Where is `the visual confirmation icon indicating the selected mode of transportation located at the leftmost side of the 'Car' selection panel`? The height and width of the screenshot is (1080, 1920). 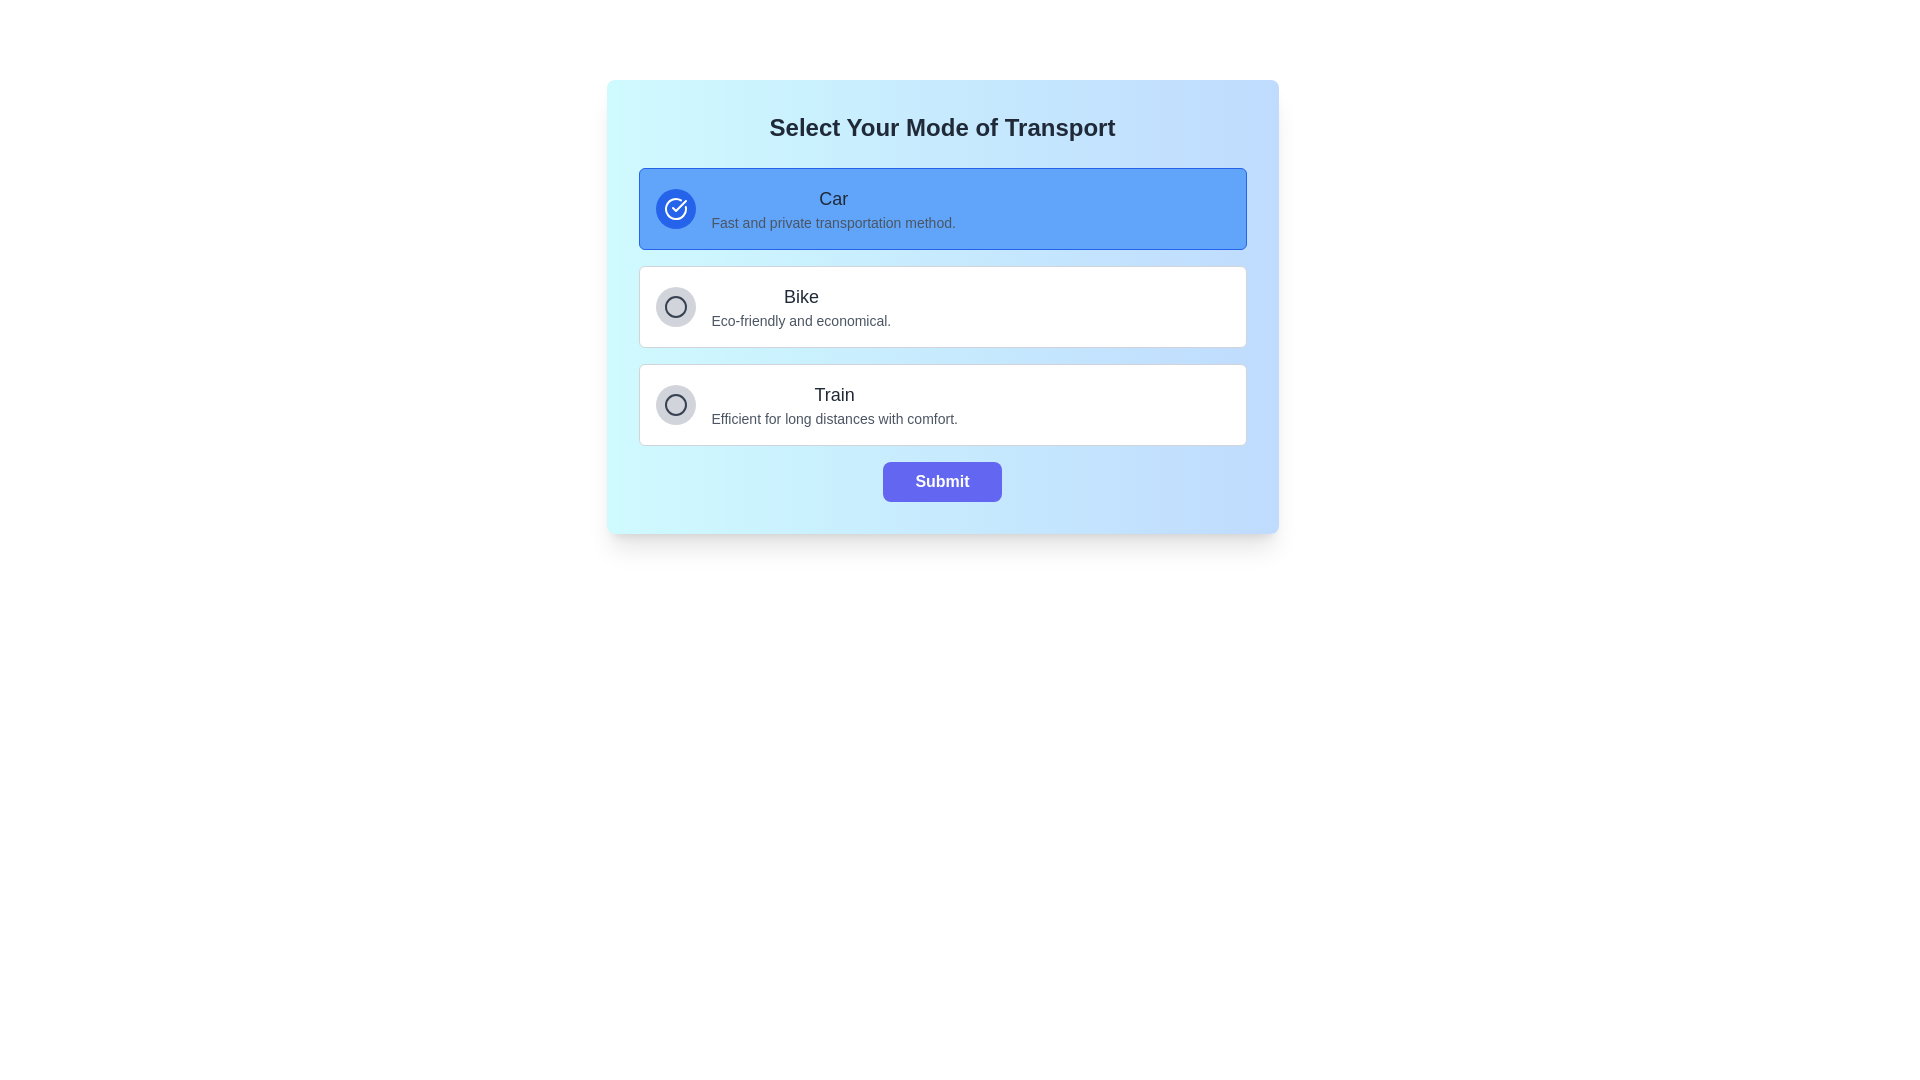 the visual confirmation icon indicating the selected mode of transportation located at the leftmost side of the 'Car' selection panel is located at coordinates (675, 208).